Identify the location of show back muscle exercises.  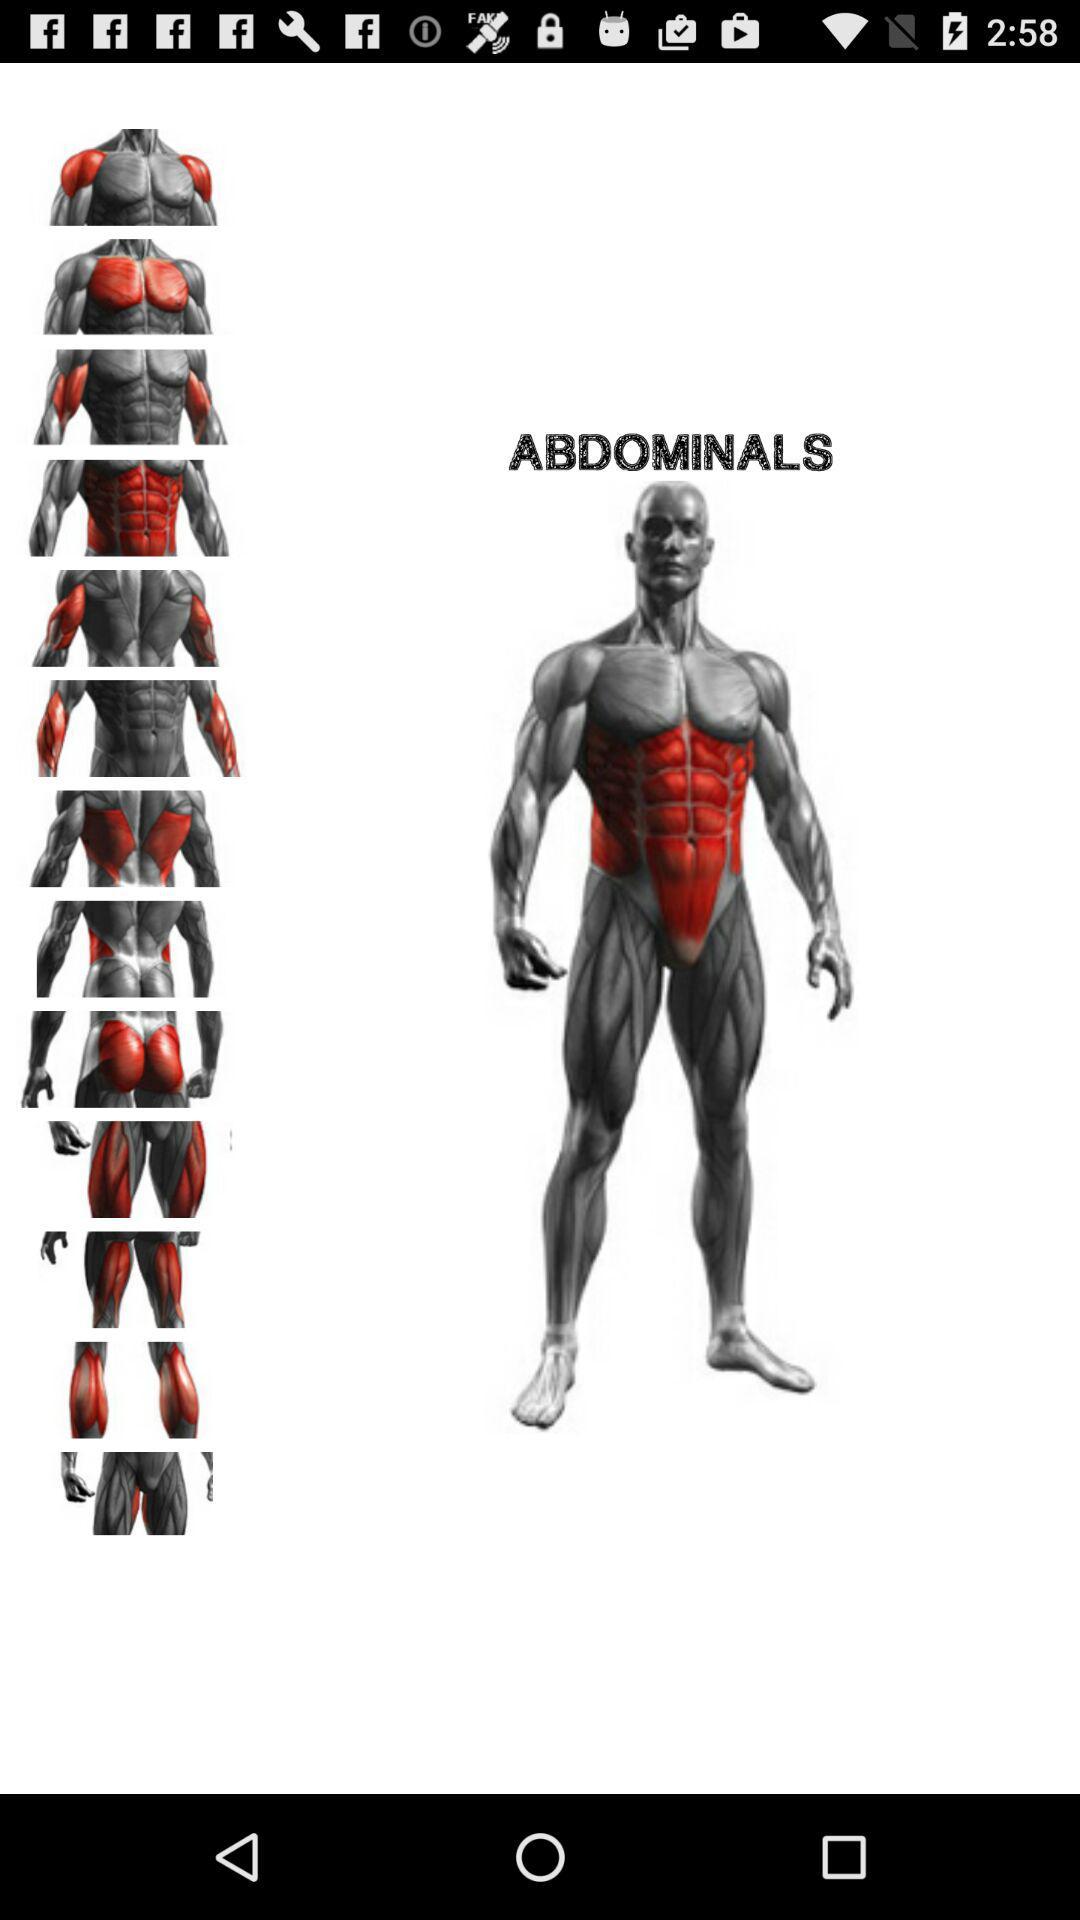
(131, 832).